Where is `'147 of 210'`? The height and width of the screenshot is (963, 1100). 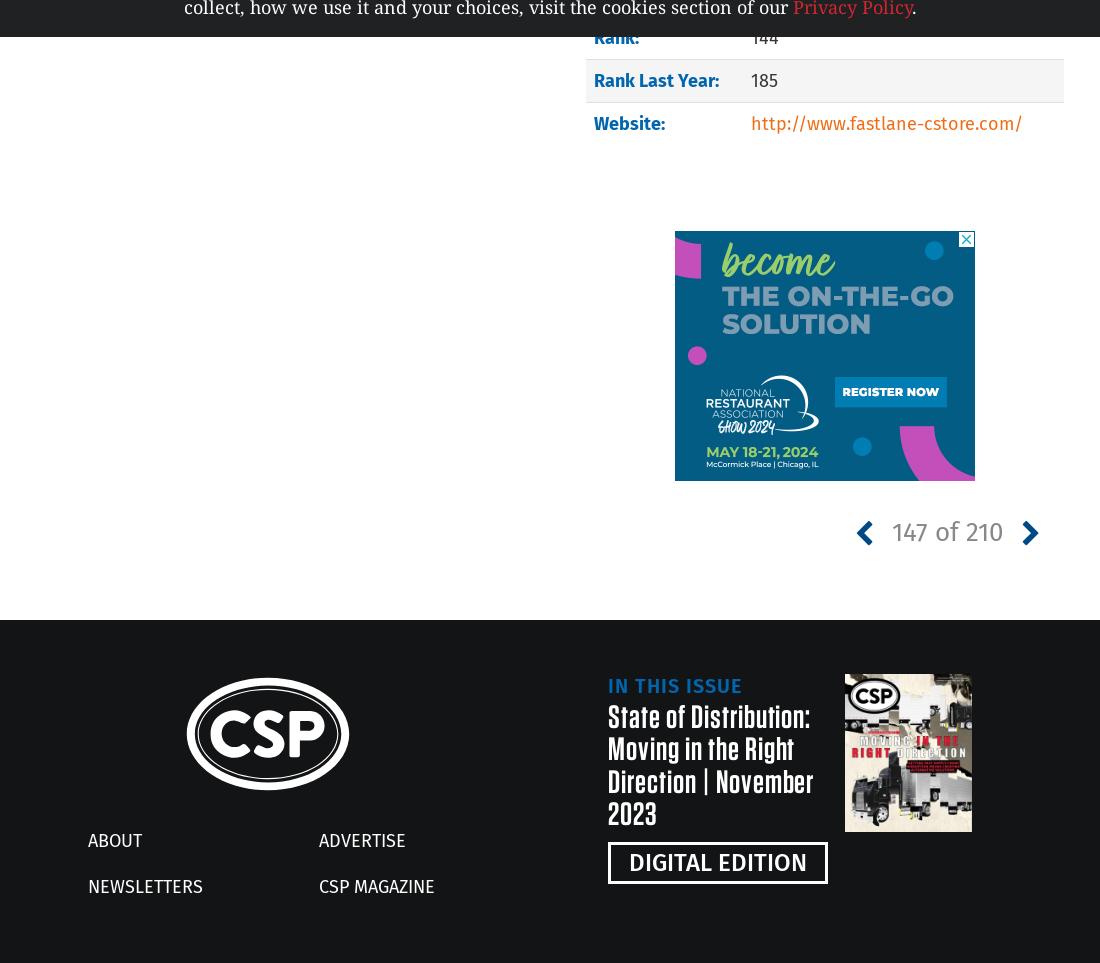
'147 of 210' is located at coordinates (890, 530).